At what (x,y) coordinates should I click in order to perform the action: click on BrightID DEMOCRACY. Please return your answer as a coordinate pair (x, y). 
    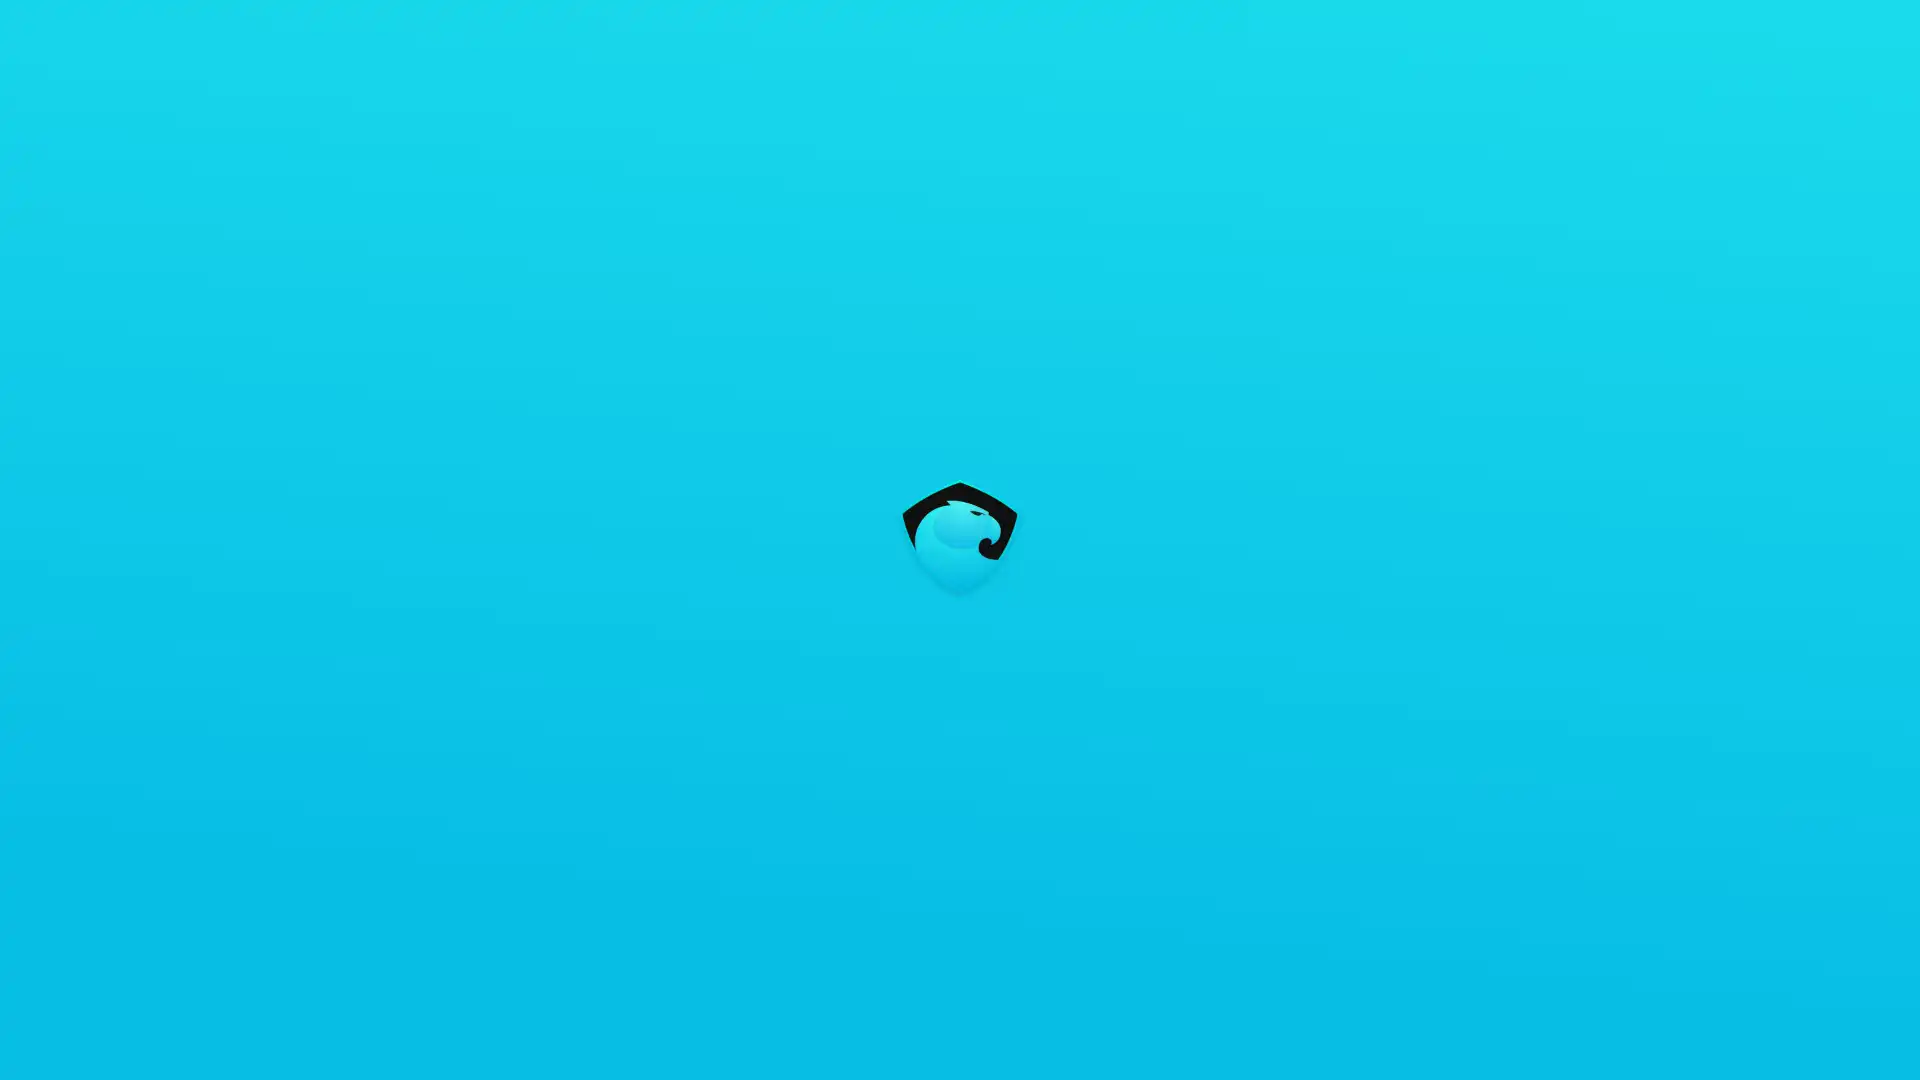
    Looking at the image, I should click on (1227, 530).